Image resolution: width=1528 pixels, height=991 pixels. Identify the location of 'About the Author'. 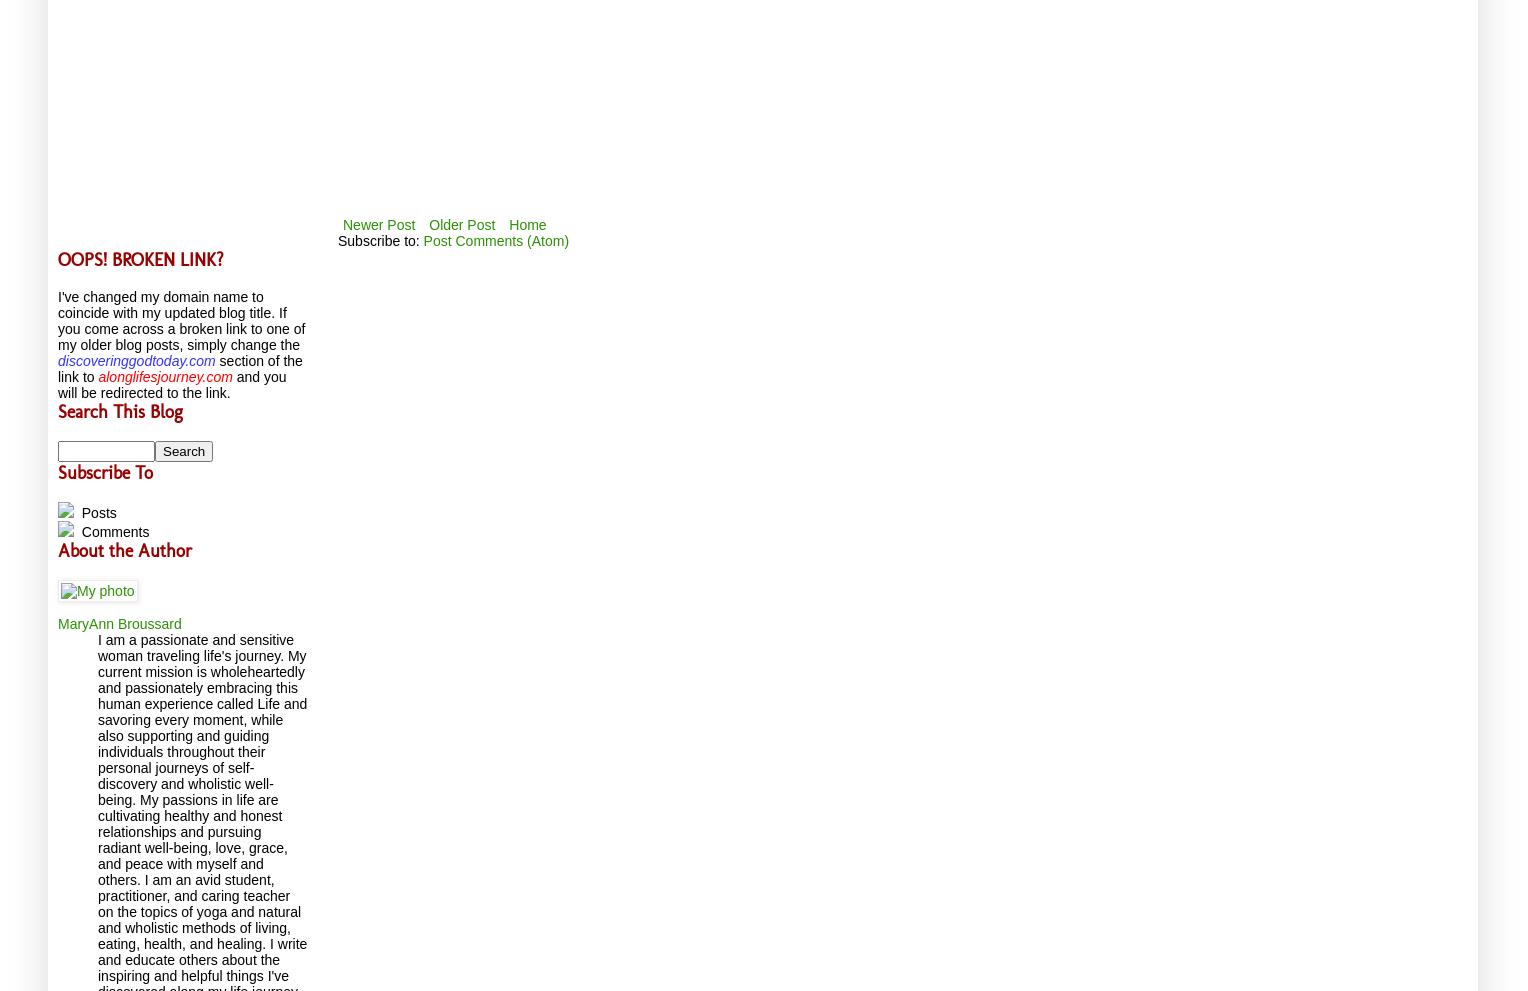
(123, 549).